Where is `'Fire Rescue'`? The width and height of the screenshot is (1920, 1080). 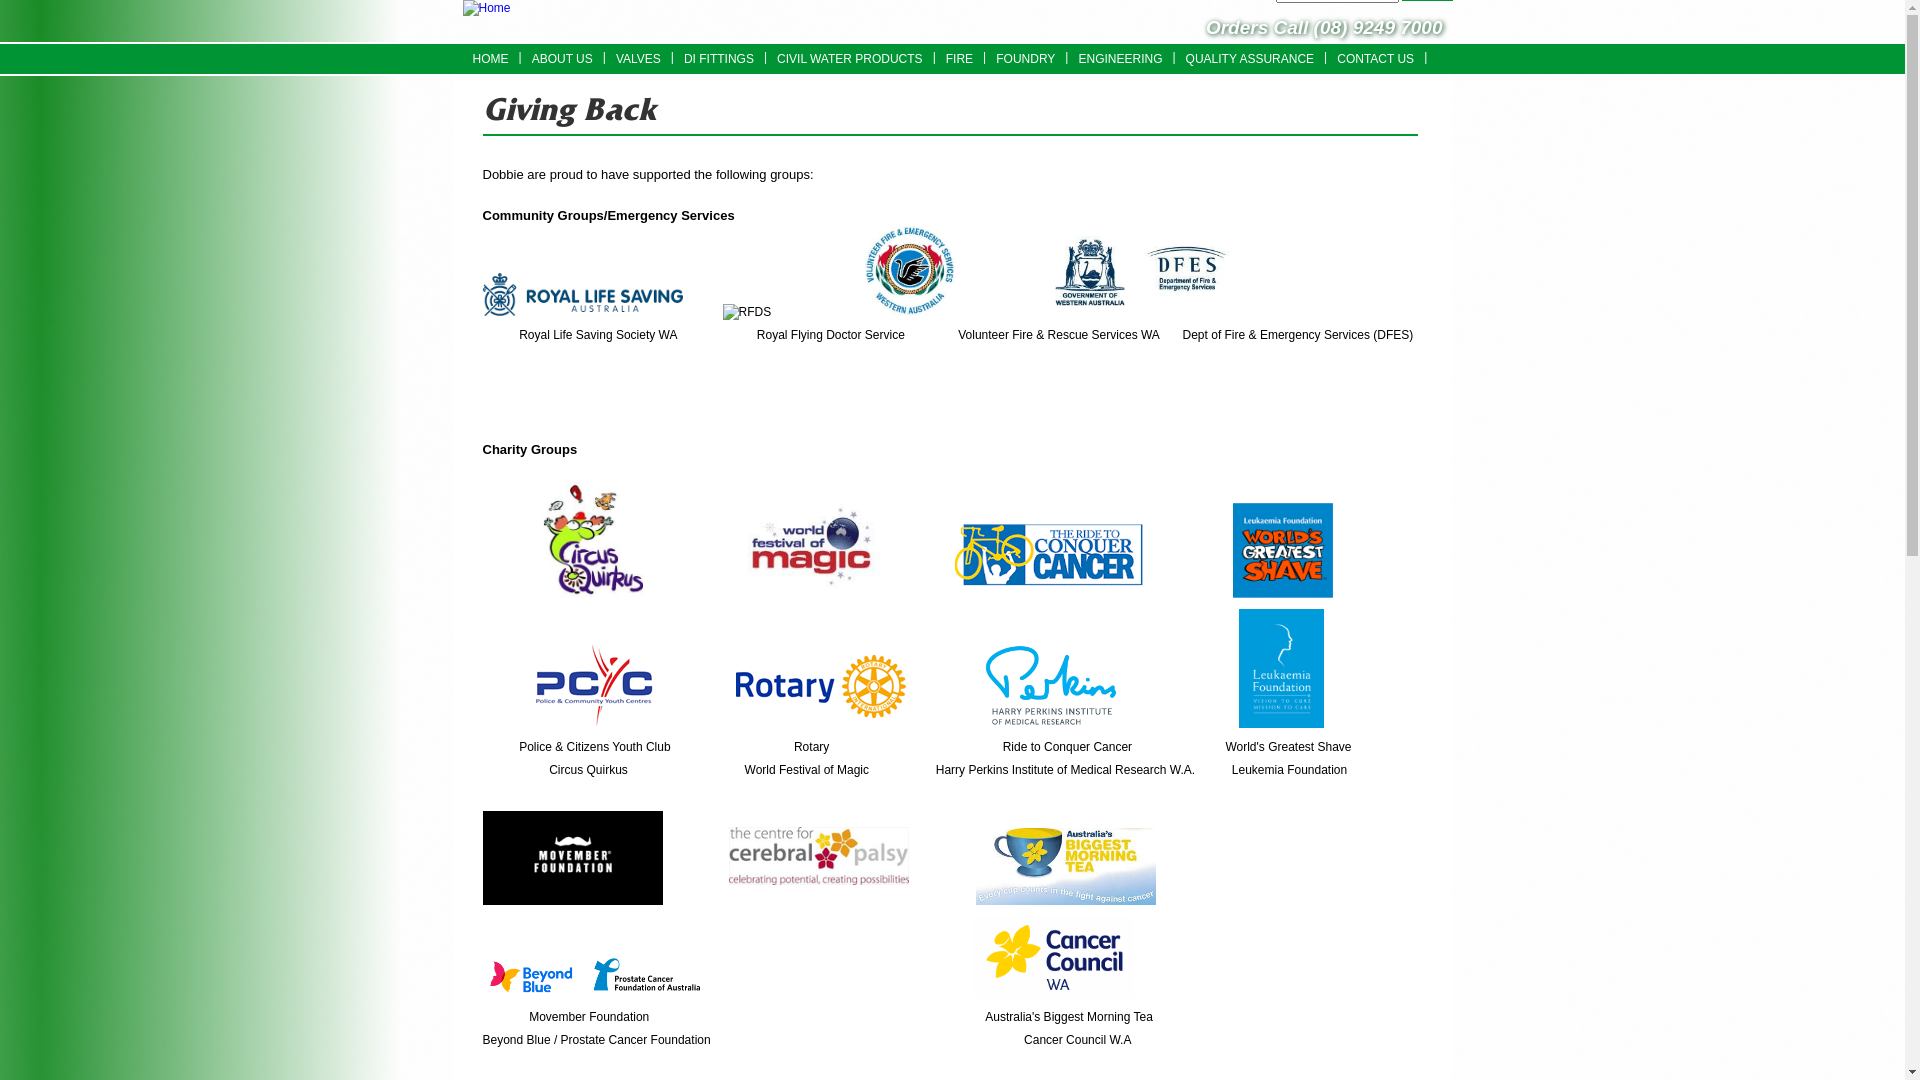 'Fire Rescue' is located at coordinates (909, 270).